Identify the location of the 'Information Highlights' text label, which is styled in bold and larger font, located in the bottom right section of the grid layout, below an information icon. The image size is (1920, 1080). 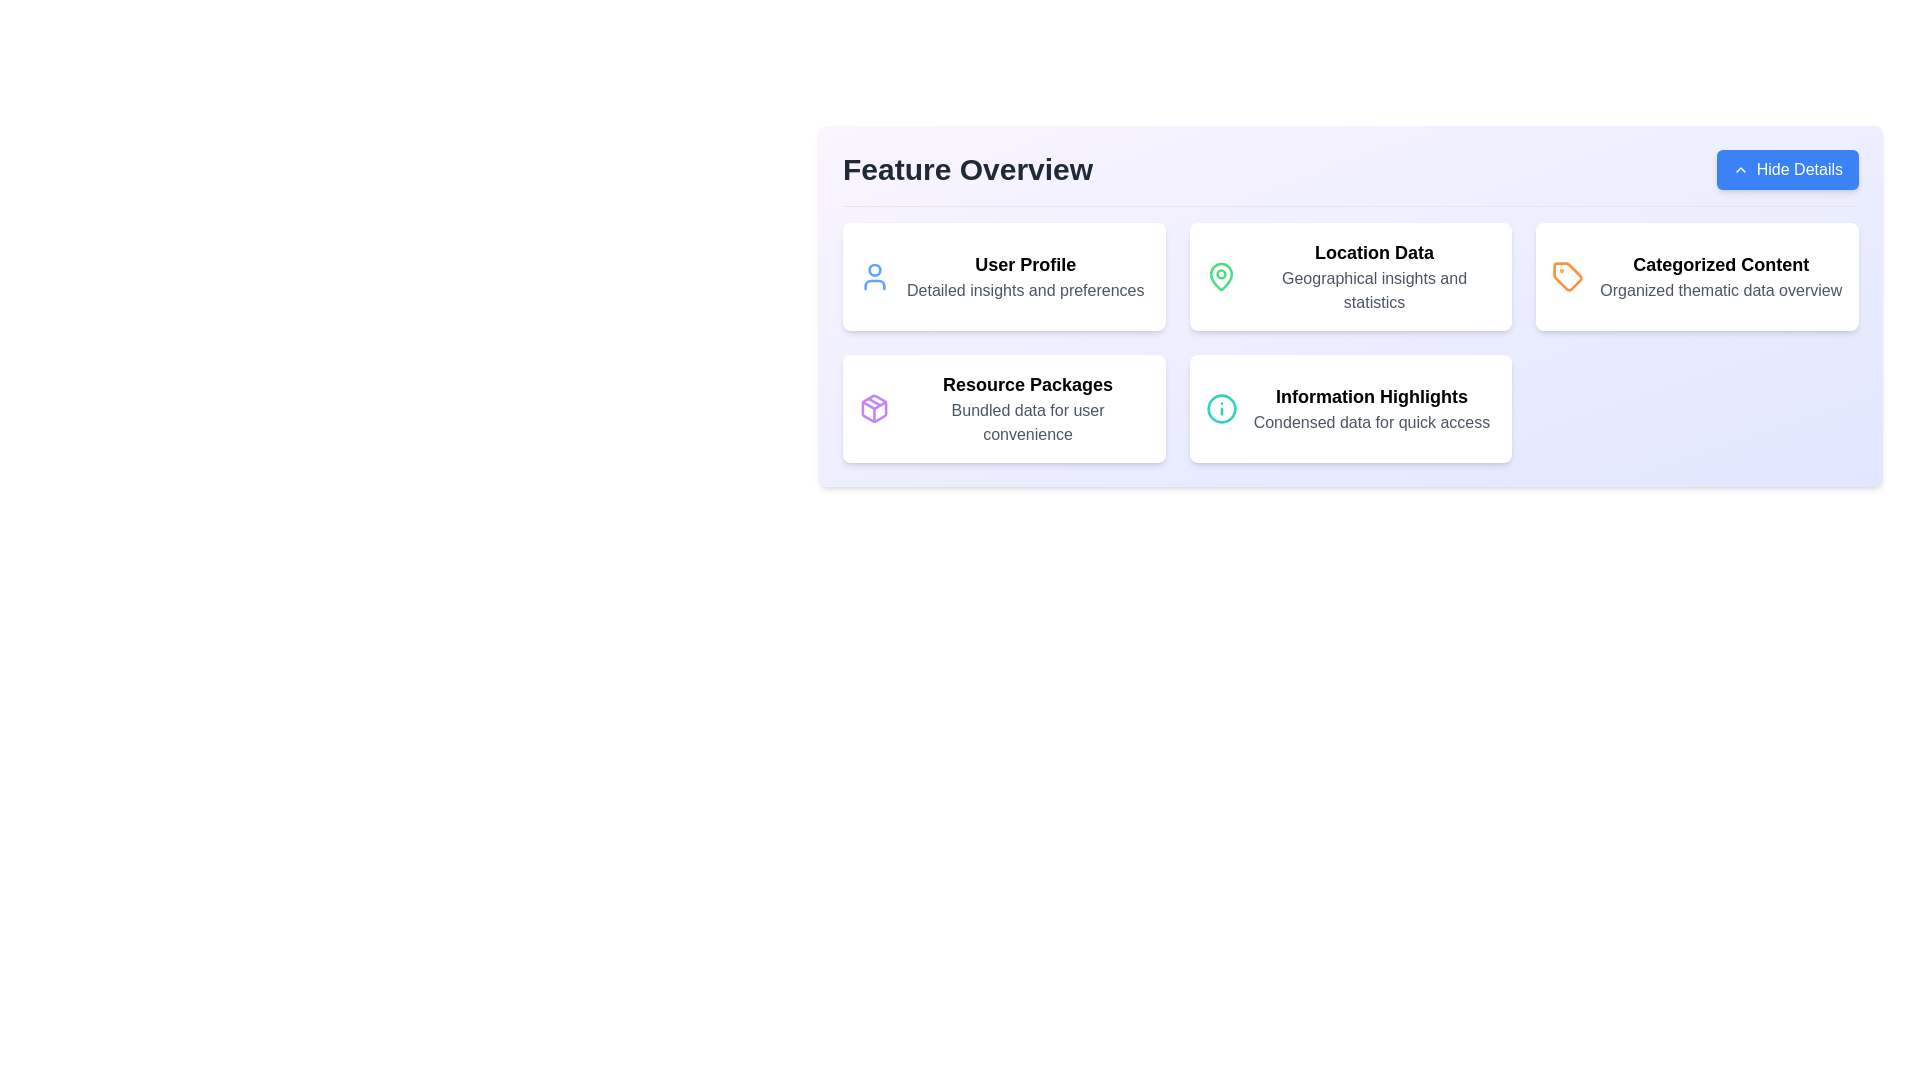
(1371, 397).